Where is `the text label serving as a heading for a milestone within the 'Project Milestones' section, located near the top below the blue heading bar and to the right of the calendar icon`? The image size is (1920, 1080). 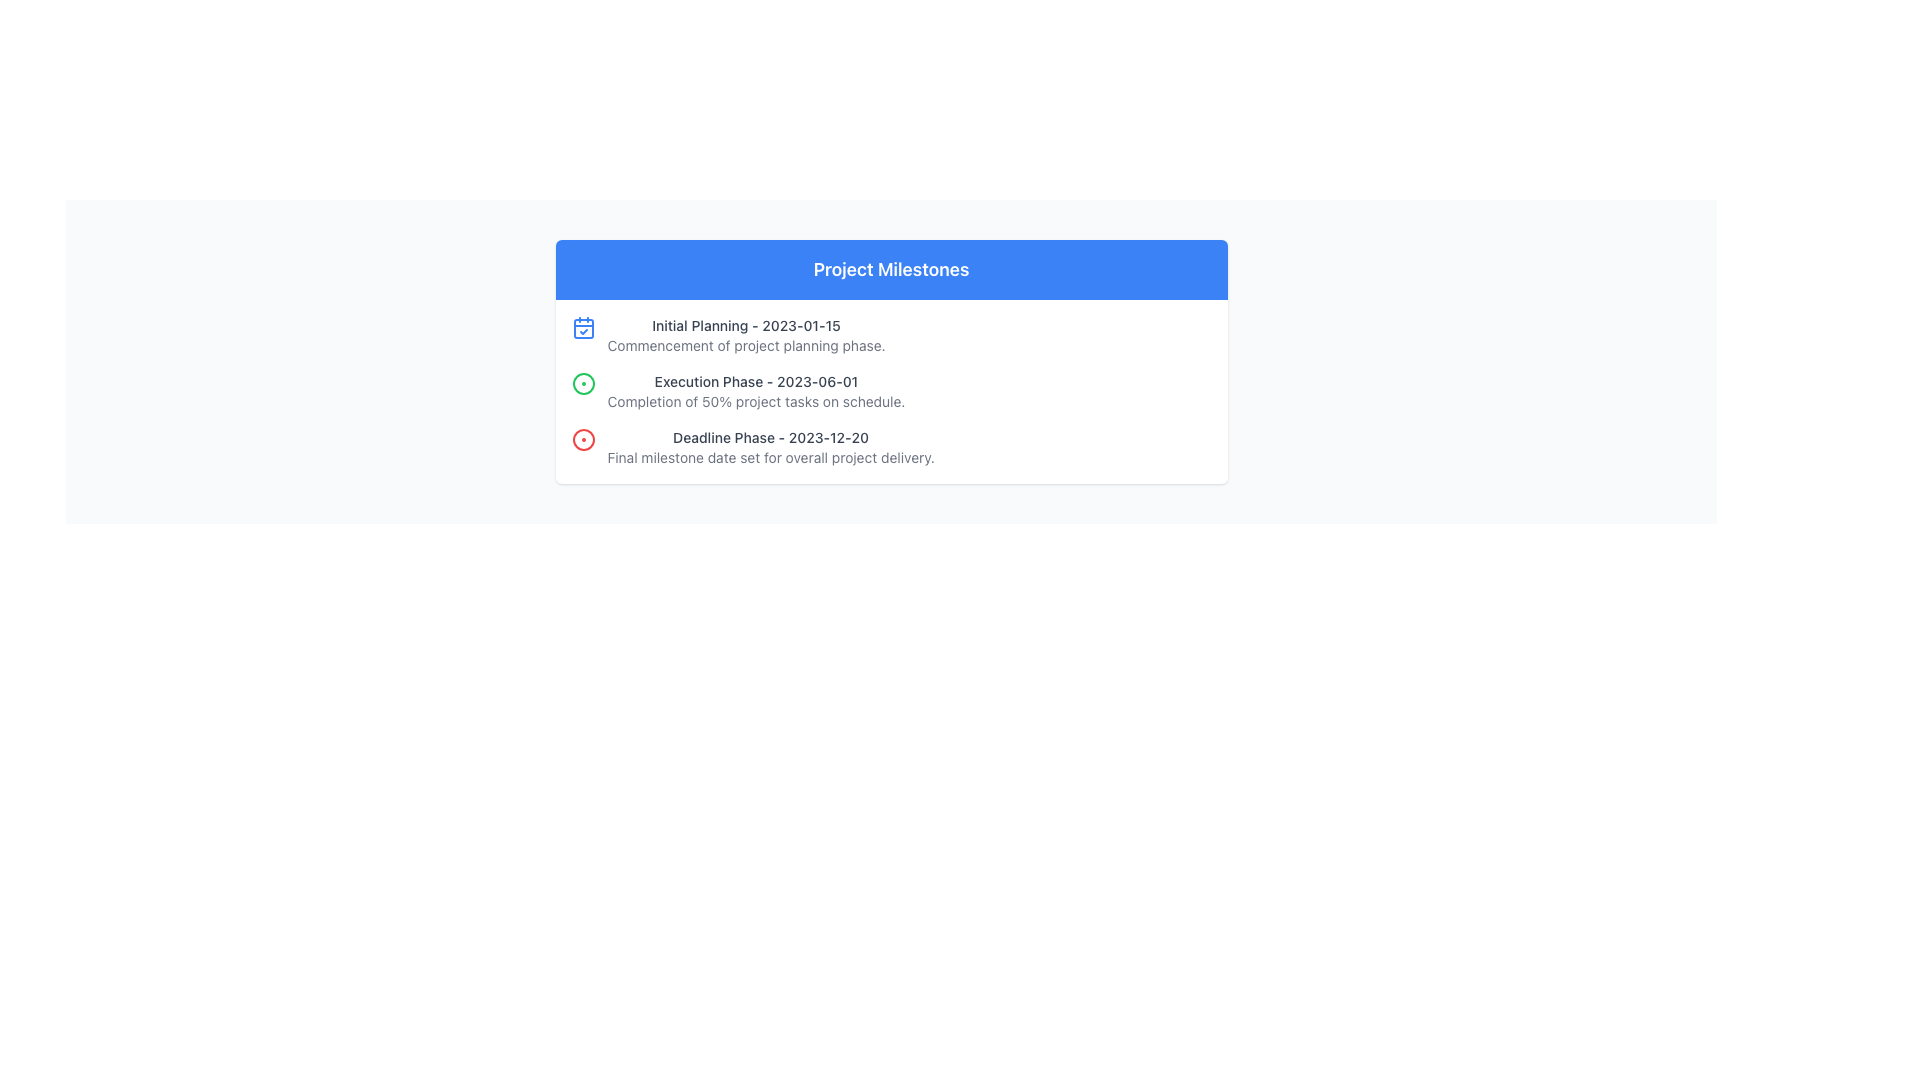 the text label serving as a heading for a milestone within the 'Project Milestones' section, located near the top below the blue heading bar and to the right of the calendar icon is located at coordinates (745, 325).